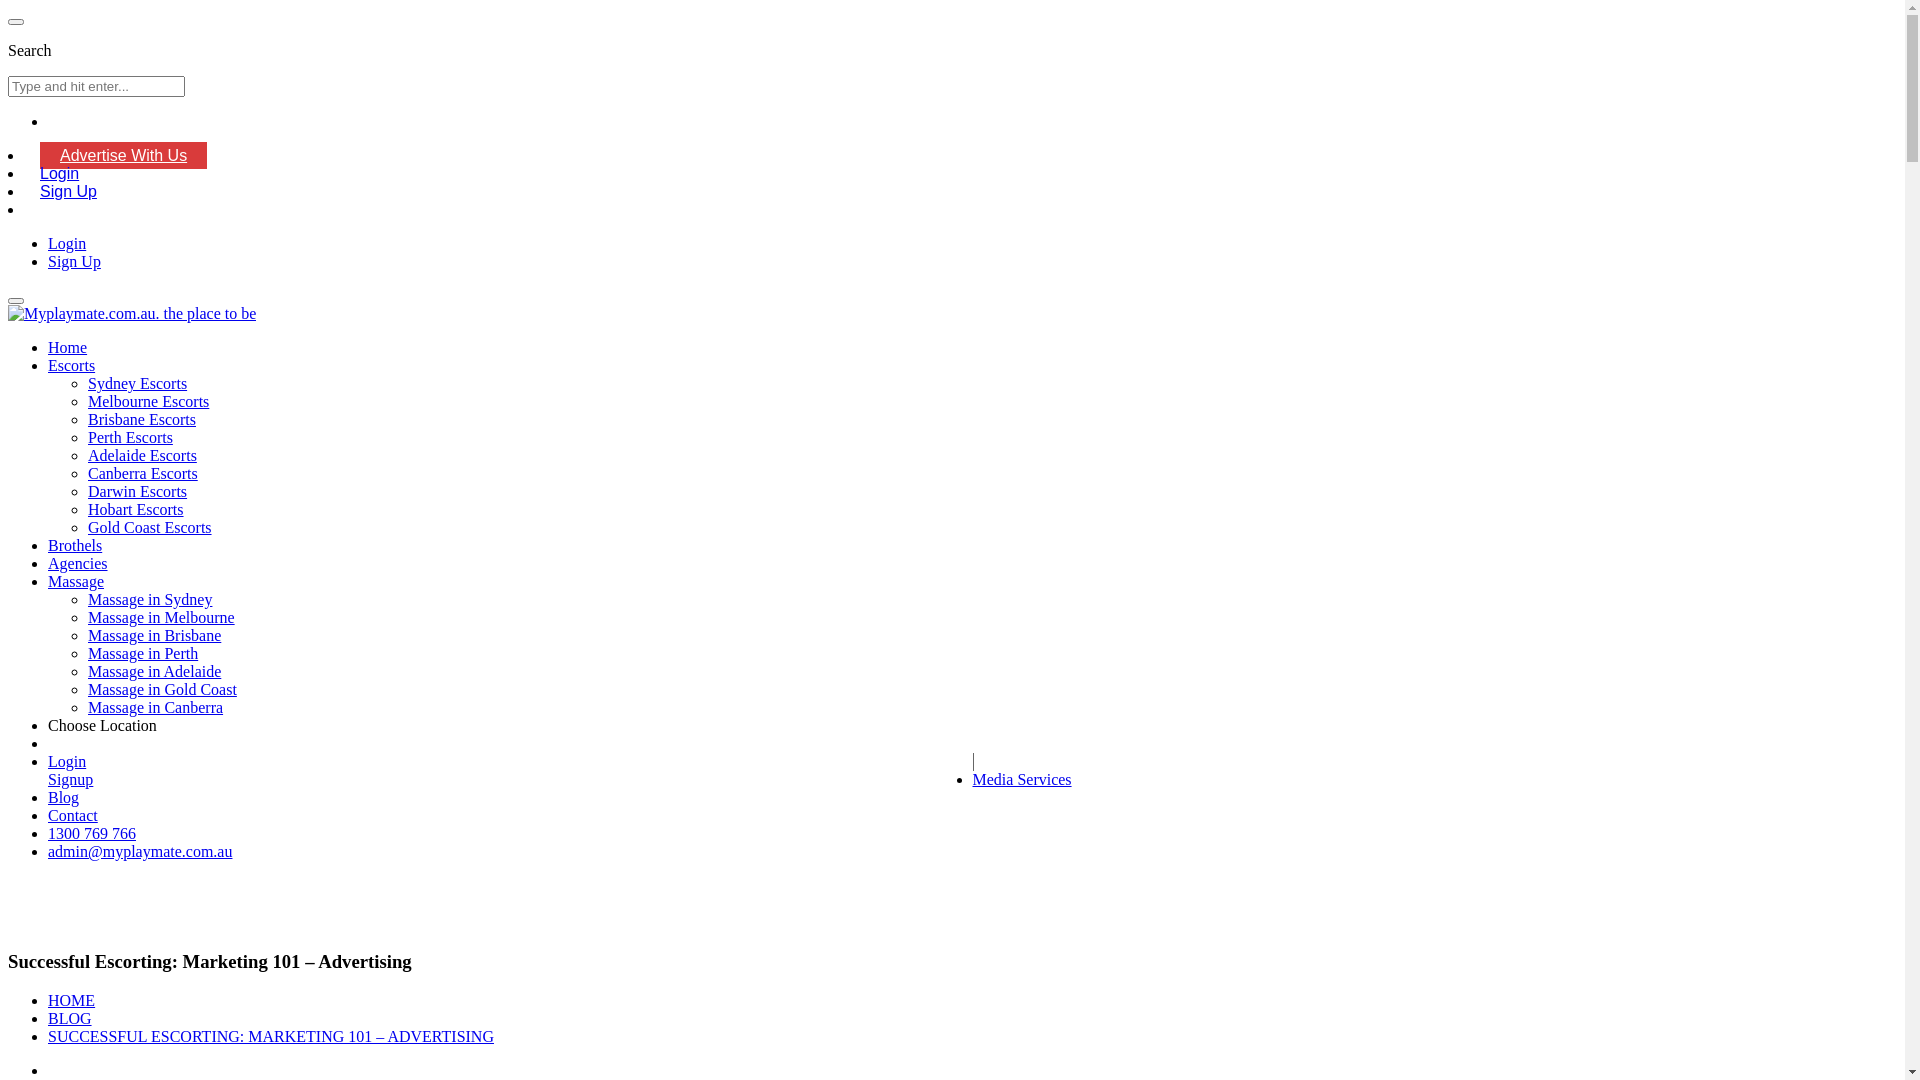  What do you see at coordinates (122, 154) in the screenshot?
I see `'Advertise With Us'` at bounding box center [122, 154].